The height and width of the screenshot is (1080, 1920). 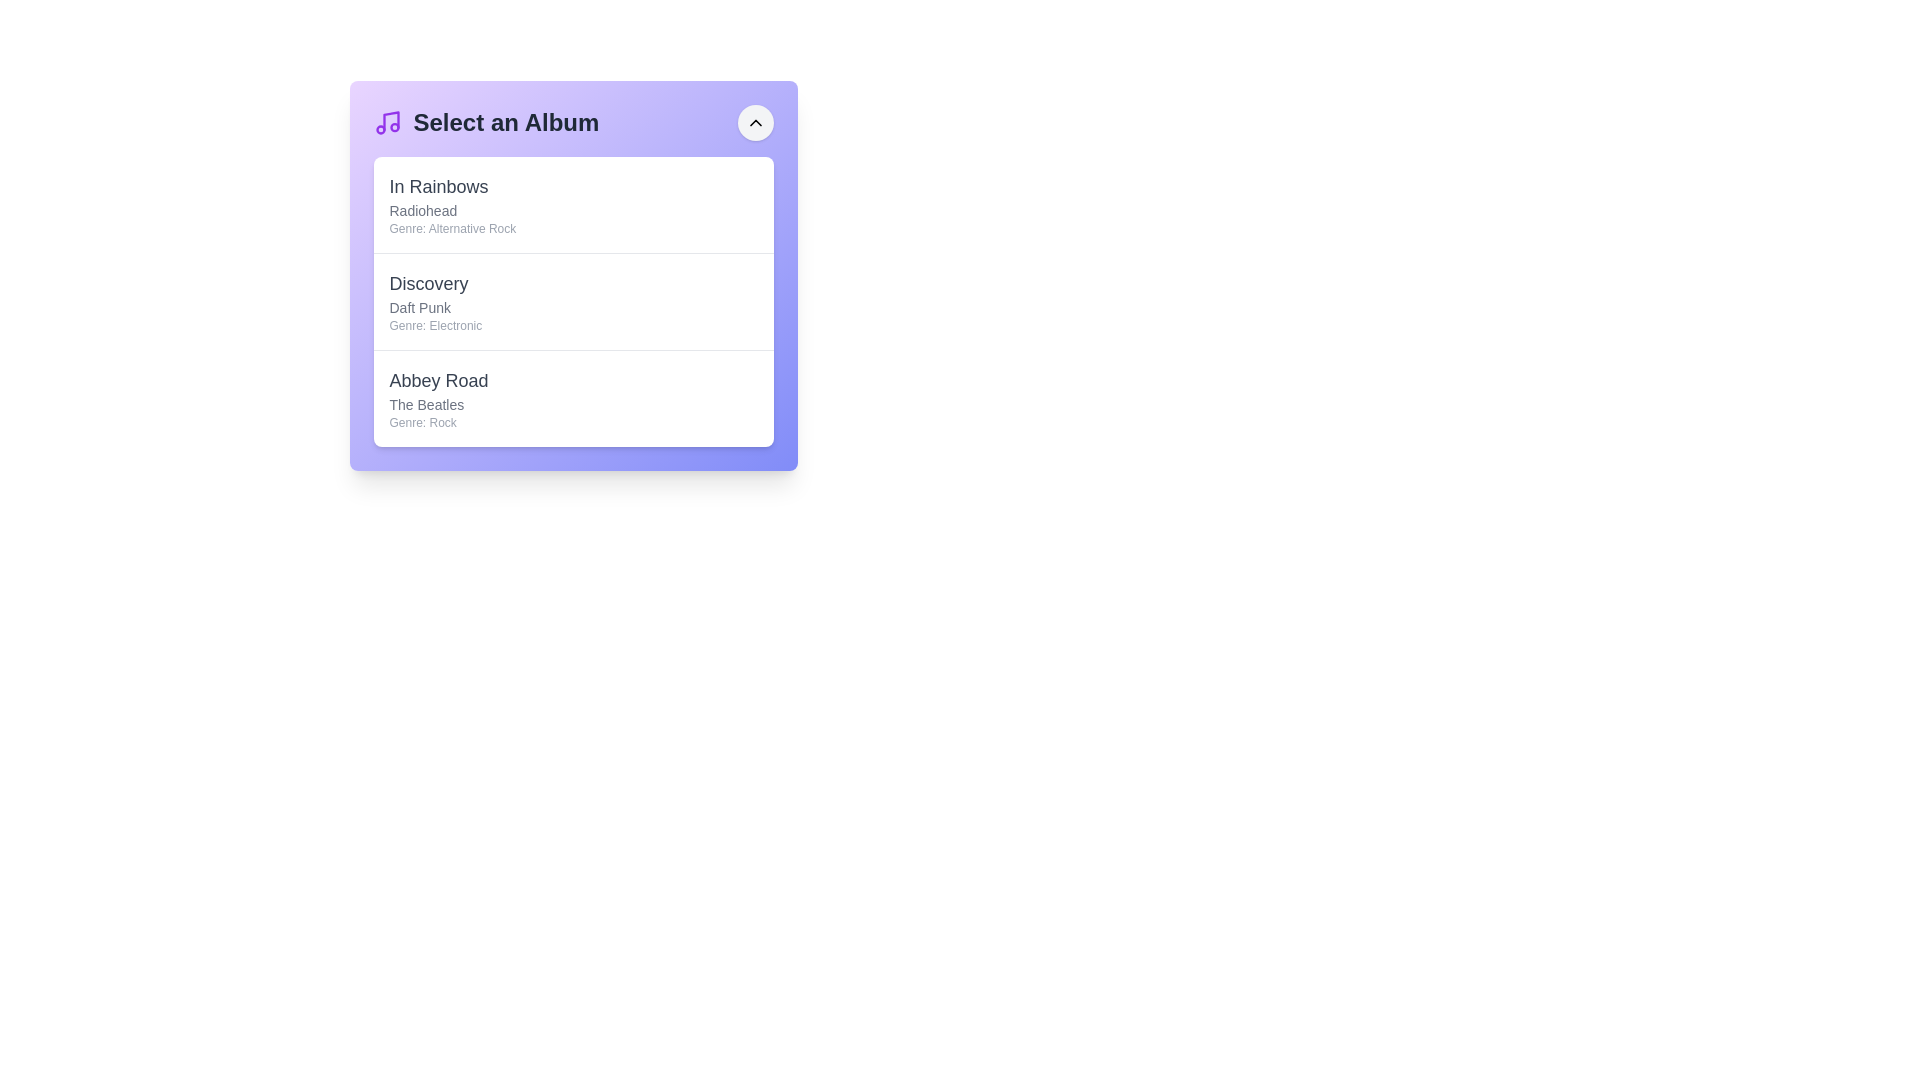 I want to click on the interactive list item representing the album 'In Rainbows', so click(x=572, y=204).